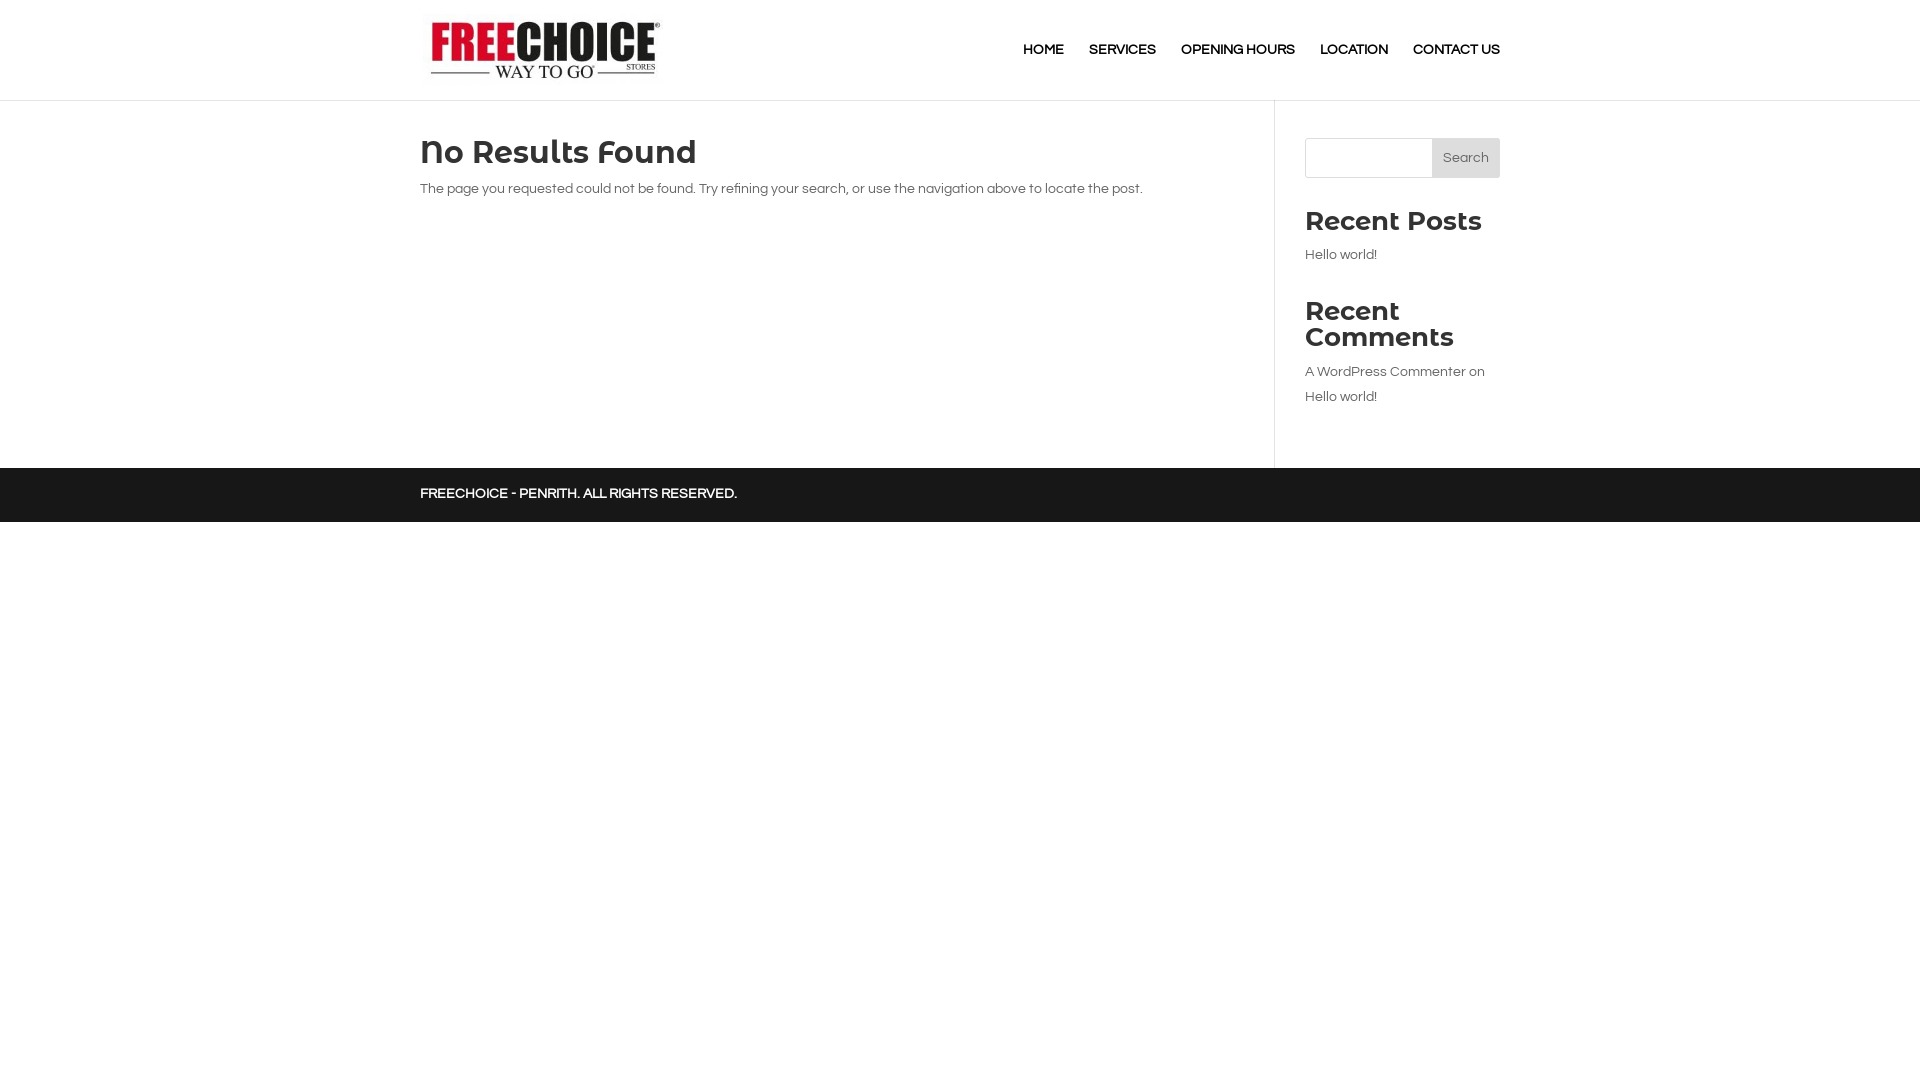 This screenshot has height=1080, width=1920. What do you see at coordinates (1042, 70) in the screenshot?
I see `'HOME'` at bounding box center [1042, 70].